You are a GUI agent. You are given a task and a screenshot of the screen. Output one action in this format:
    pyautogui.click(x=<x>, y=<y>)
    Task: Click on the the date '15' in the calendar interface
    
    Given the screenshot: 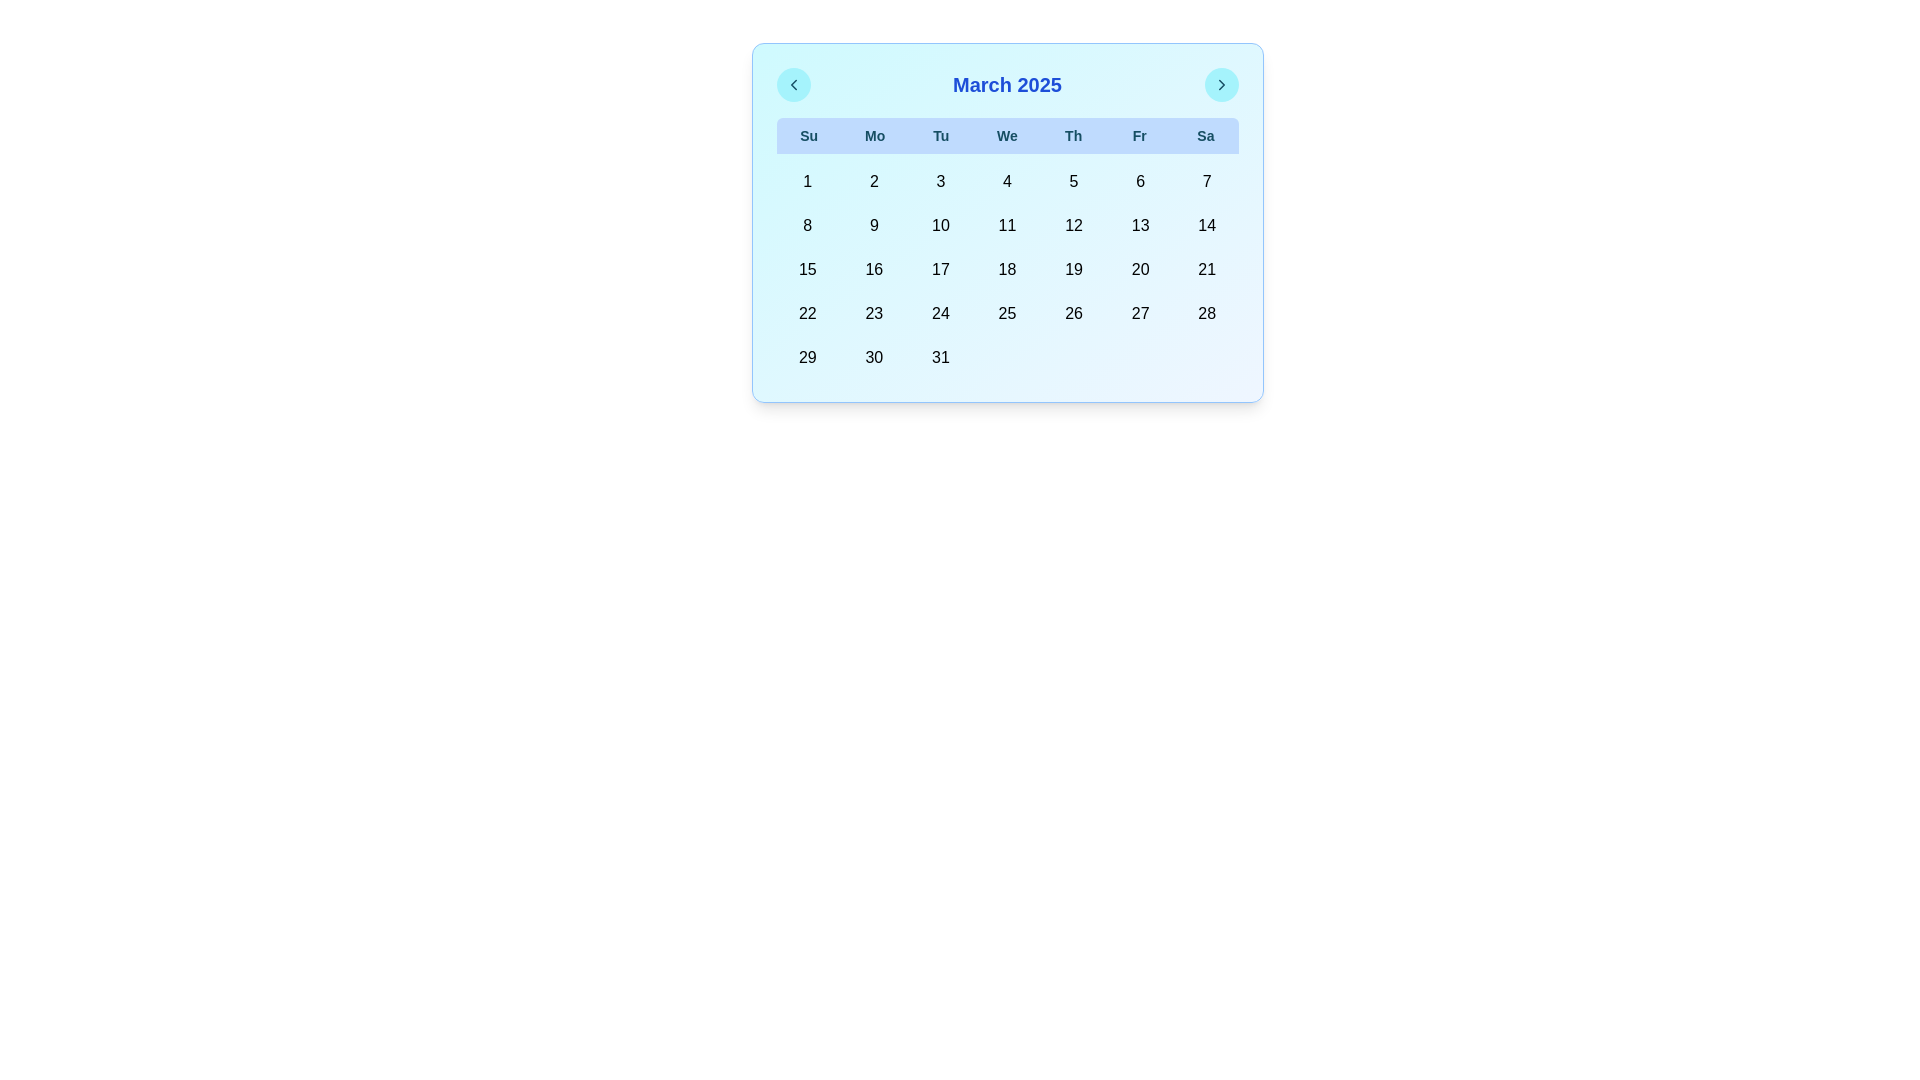 What is the action you would take?
    pyautogui.click(x=807, y=270)
    